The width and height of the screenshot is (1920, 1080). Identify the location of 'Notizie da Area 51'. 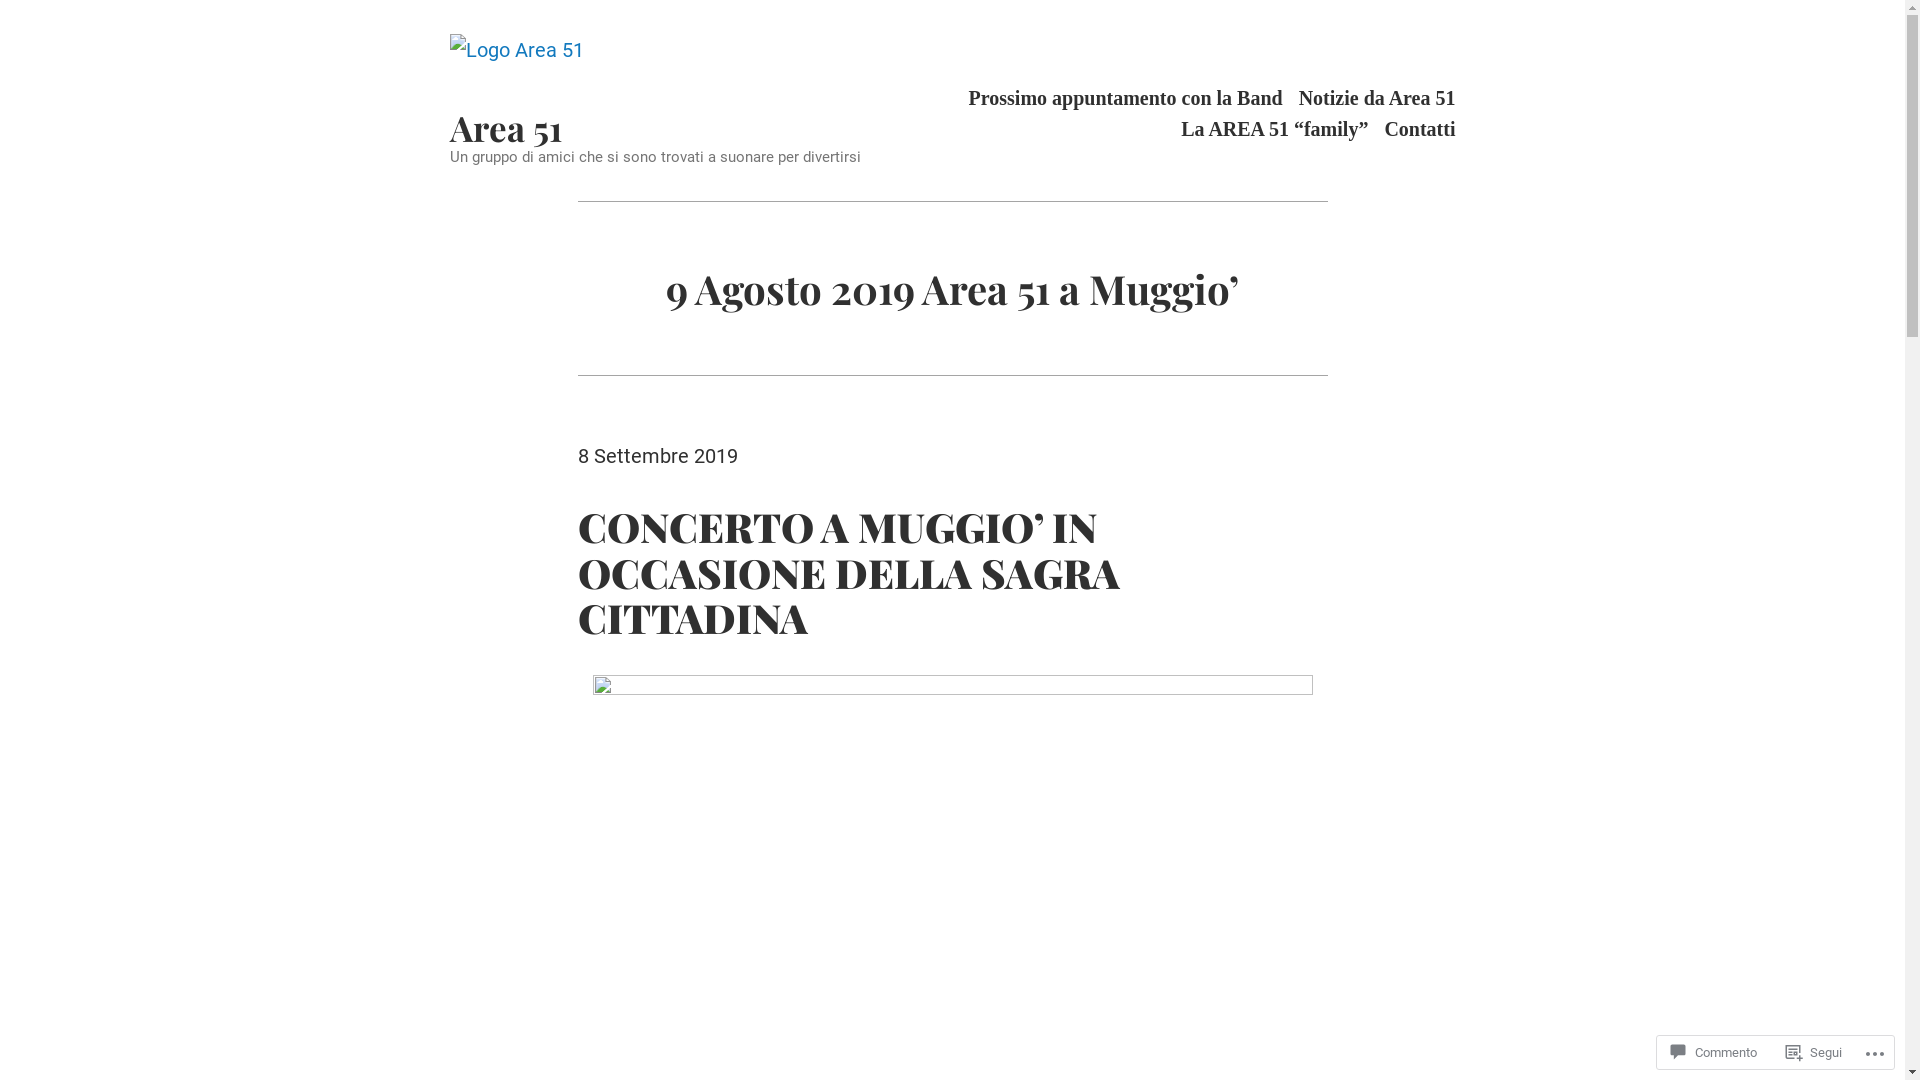
(1376, 97).